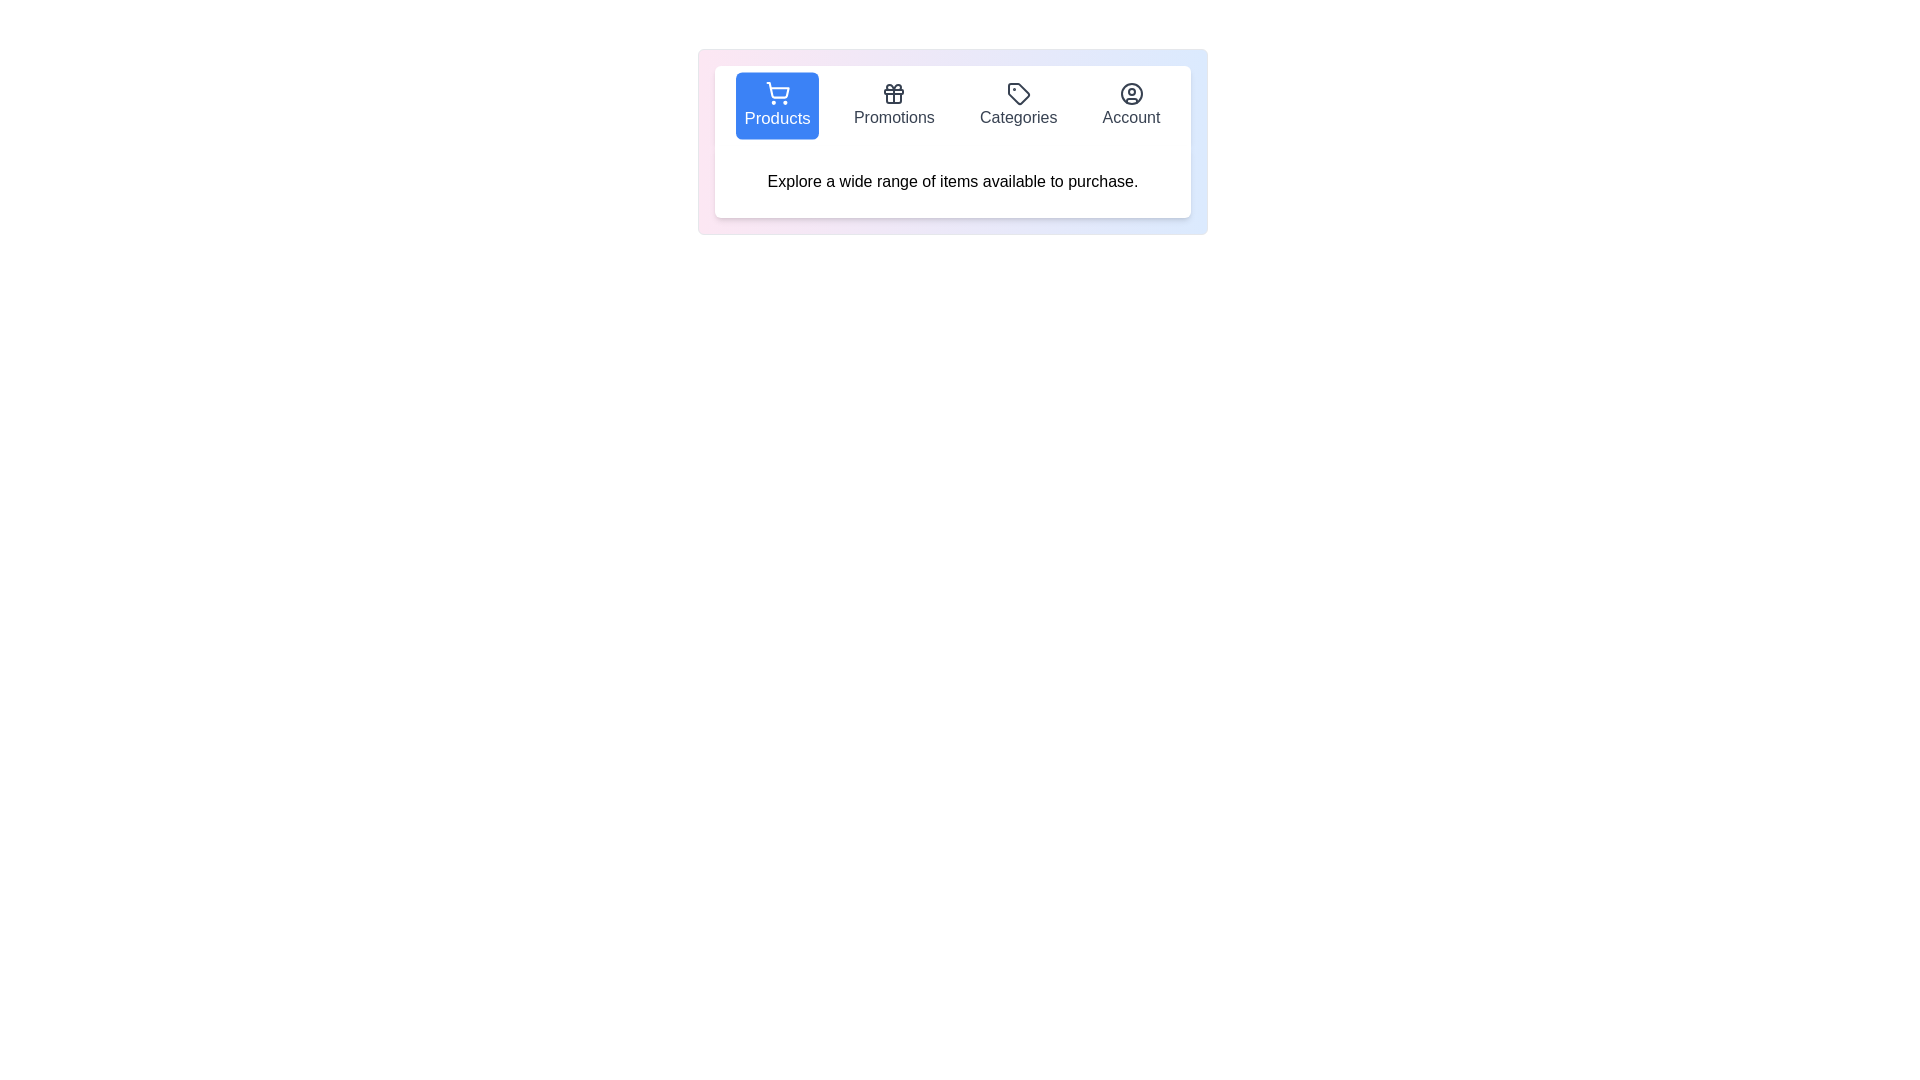 Image resolution: width=1920 pixels, height=1080 pixels. What do you see at coordinates (892, 105) in the screenshot?
I see `the tab labeled Promotions to select it` at bounding box center [892, 105].